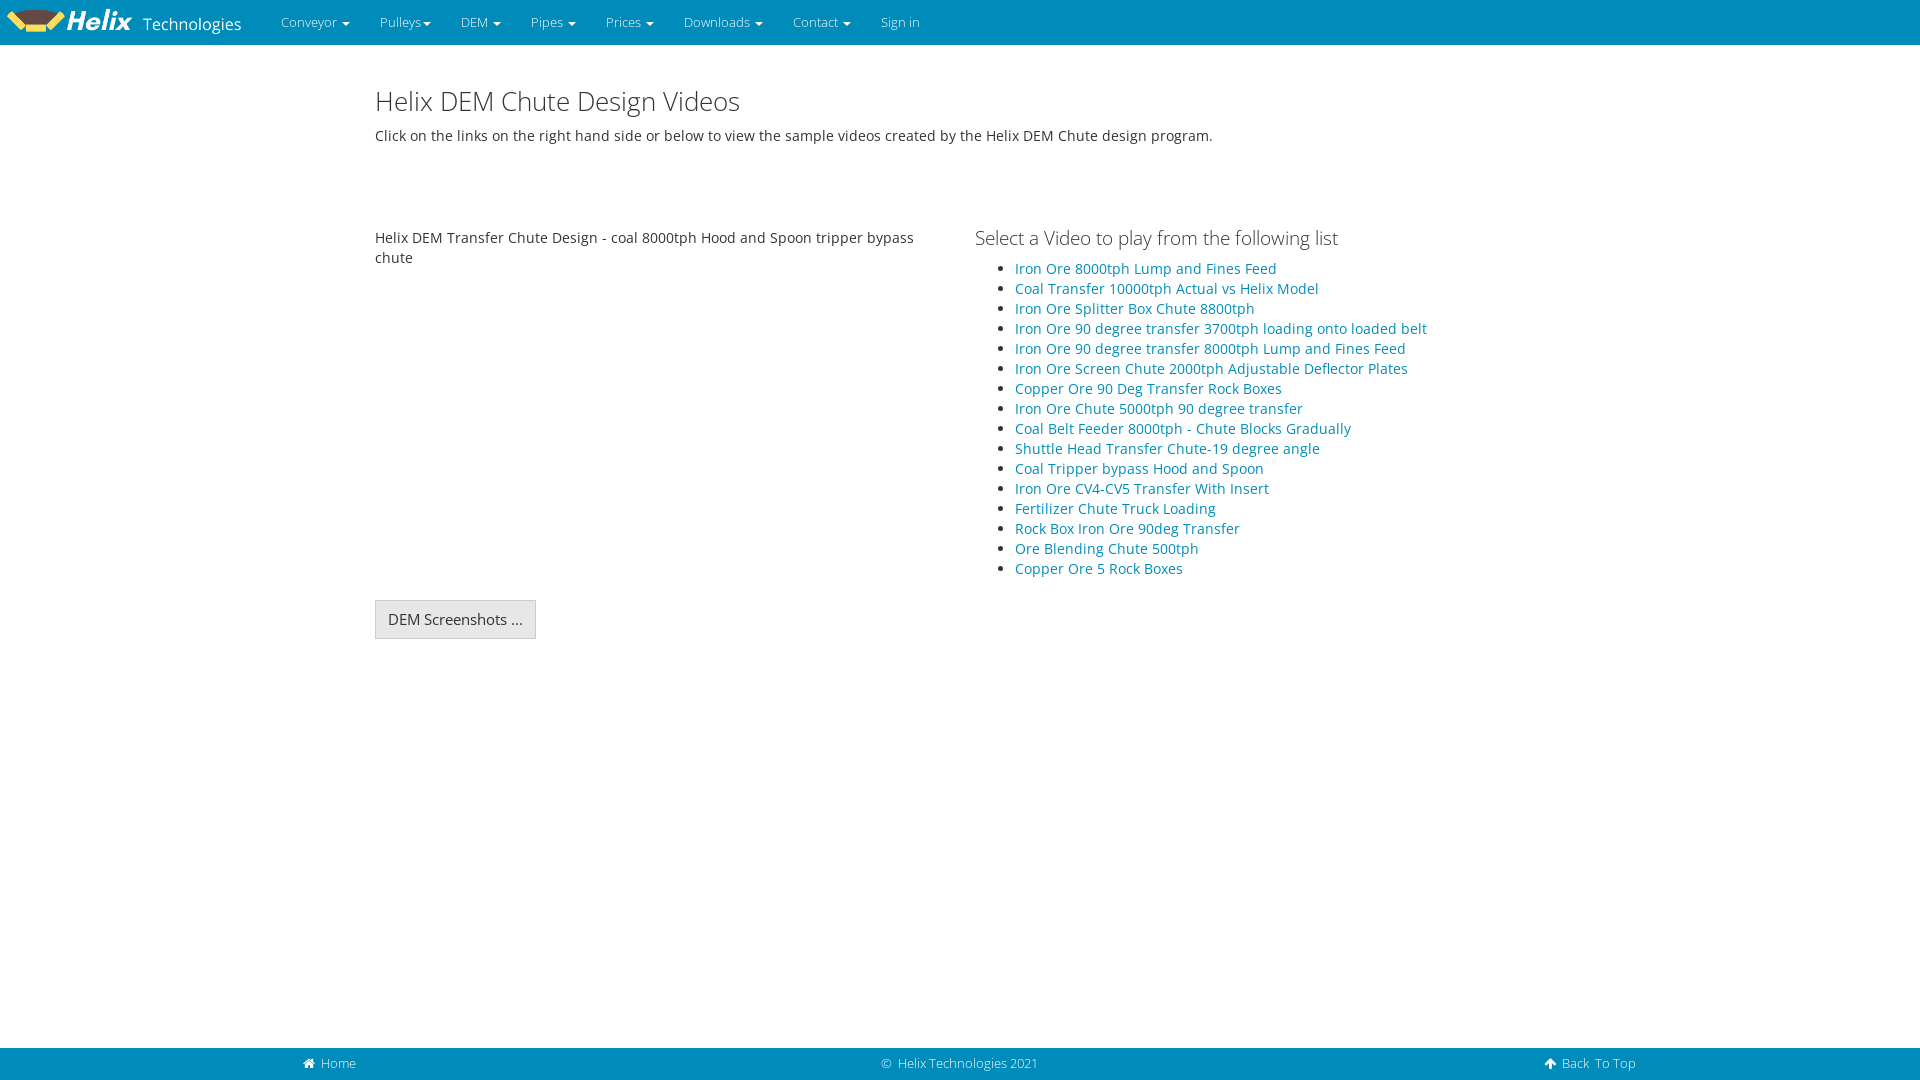 The height and width of the screenshot is (1080, 1920). Describe the element at coordinates (1014, 427) in the screenshot. I see `'Coal Belt Feeder 8000tph - Chute Blocks Gradually'` at that location.